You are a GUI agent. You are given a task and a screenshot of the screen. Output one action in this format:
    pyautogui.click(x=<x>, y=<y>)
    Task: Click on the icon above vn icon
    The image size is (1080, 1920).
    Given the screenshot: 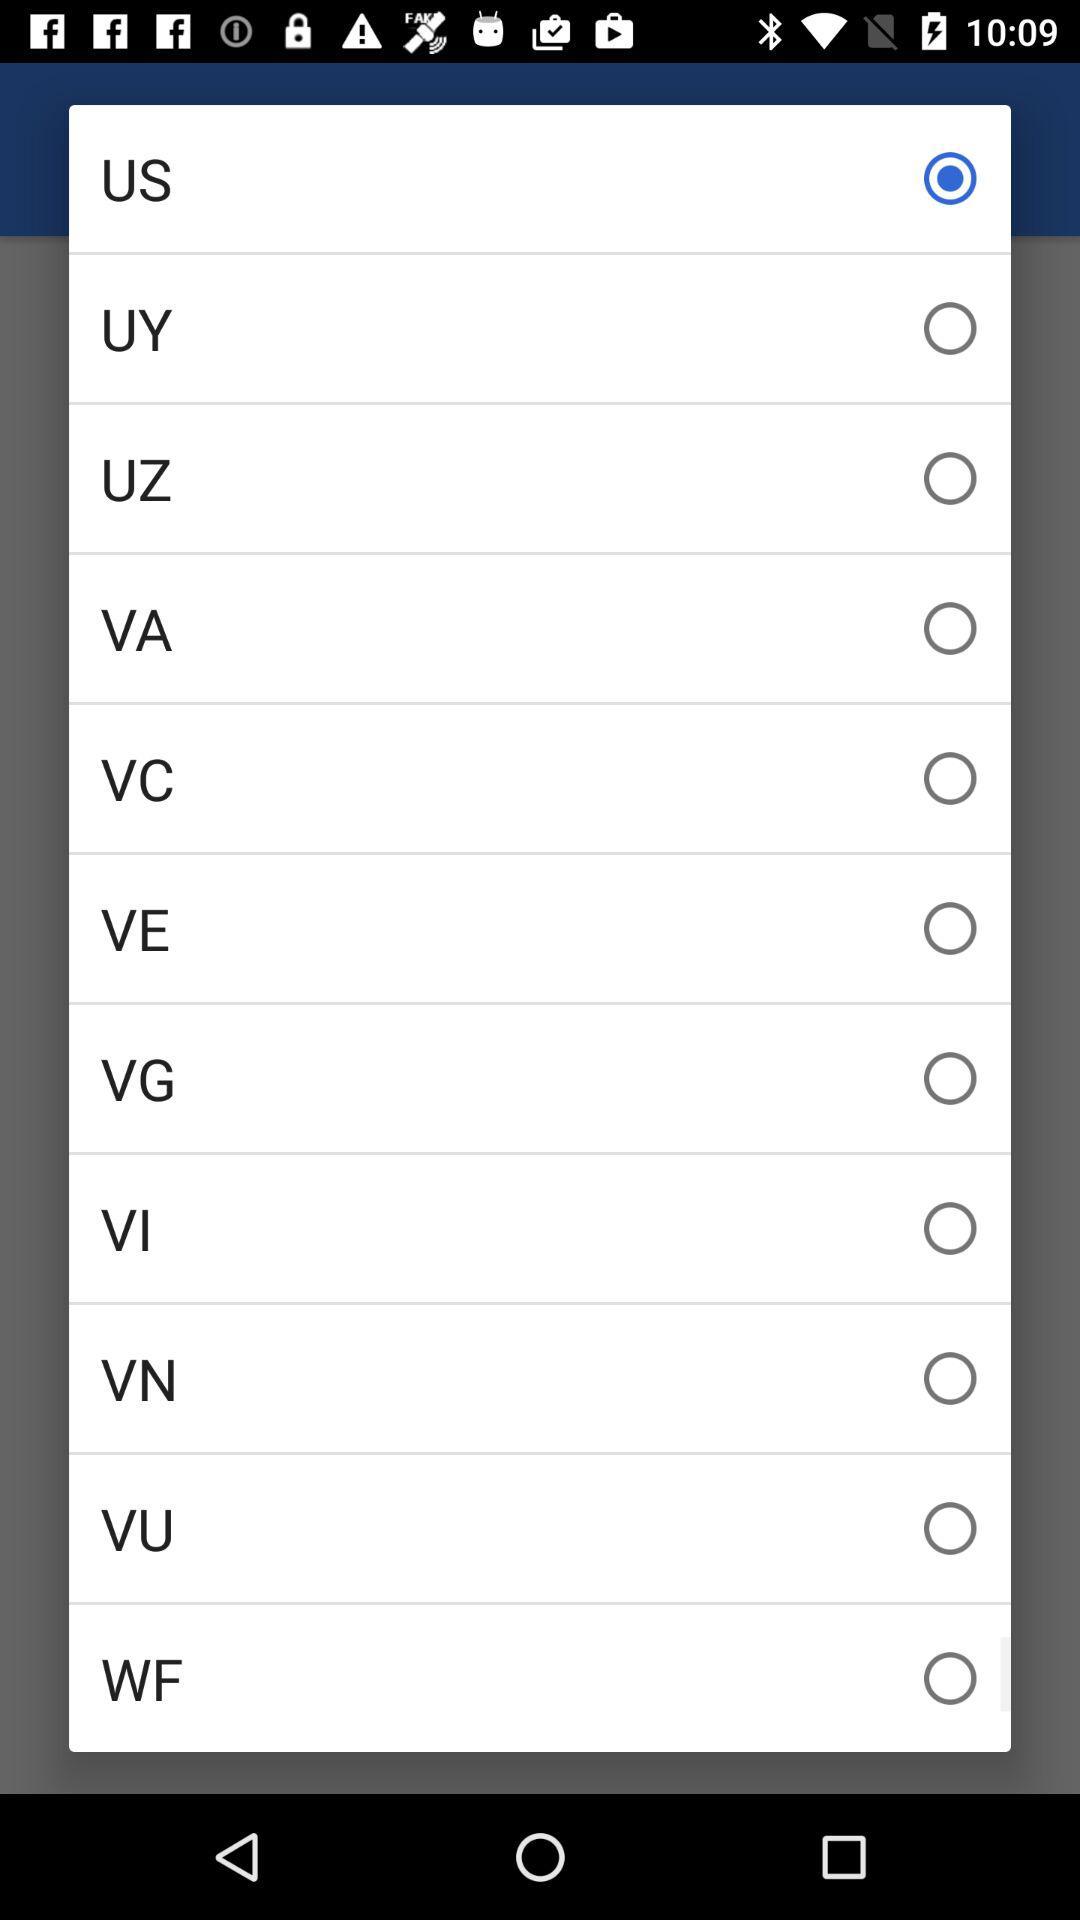 What is the action you would take?
    pyautogui.click(x=540, y=1227)
    